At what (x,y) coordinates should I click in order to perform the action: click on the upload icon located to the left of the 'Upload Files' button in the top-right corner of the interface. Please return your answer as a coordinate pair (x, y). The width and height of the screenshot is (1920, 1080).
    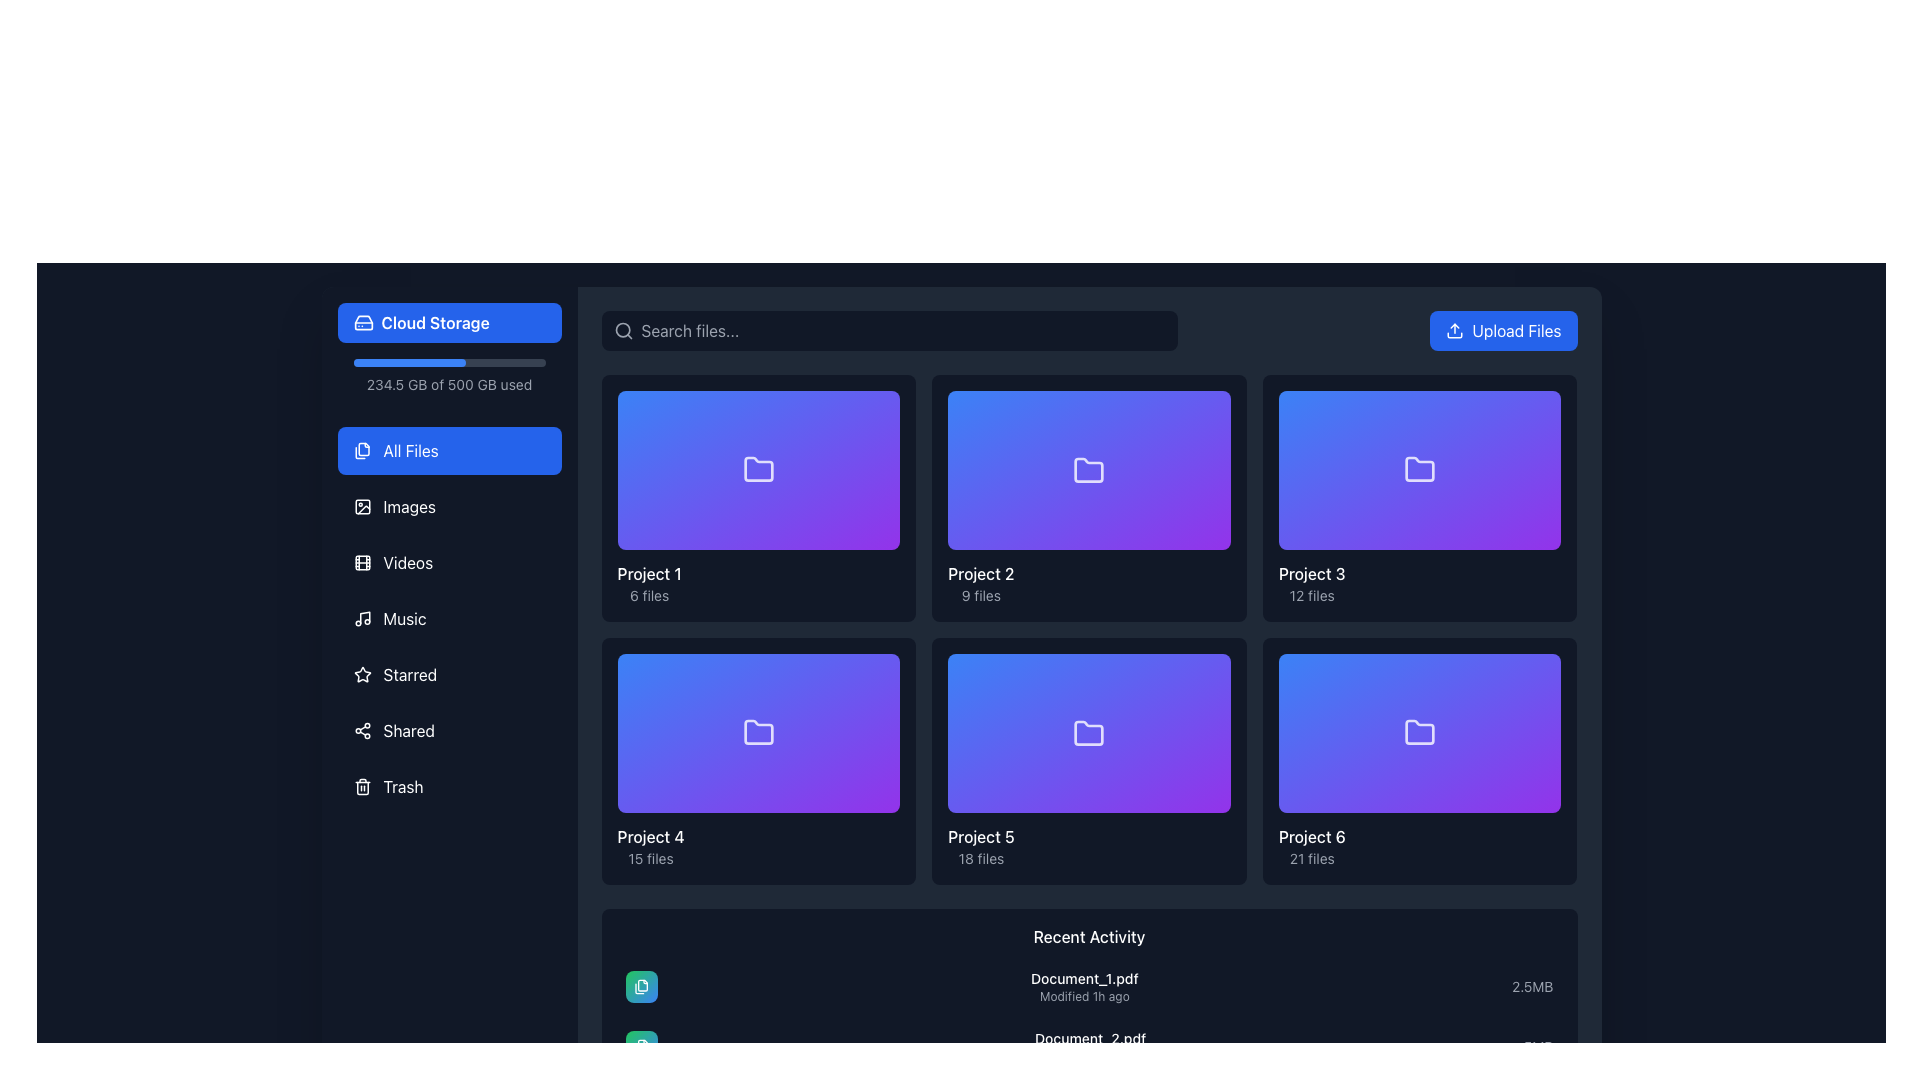
    Looking at the image, I should click on (1455, 330).